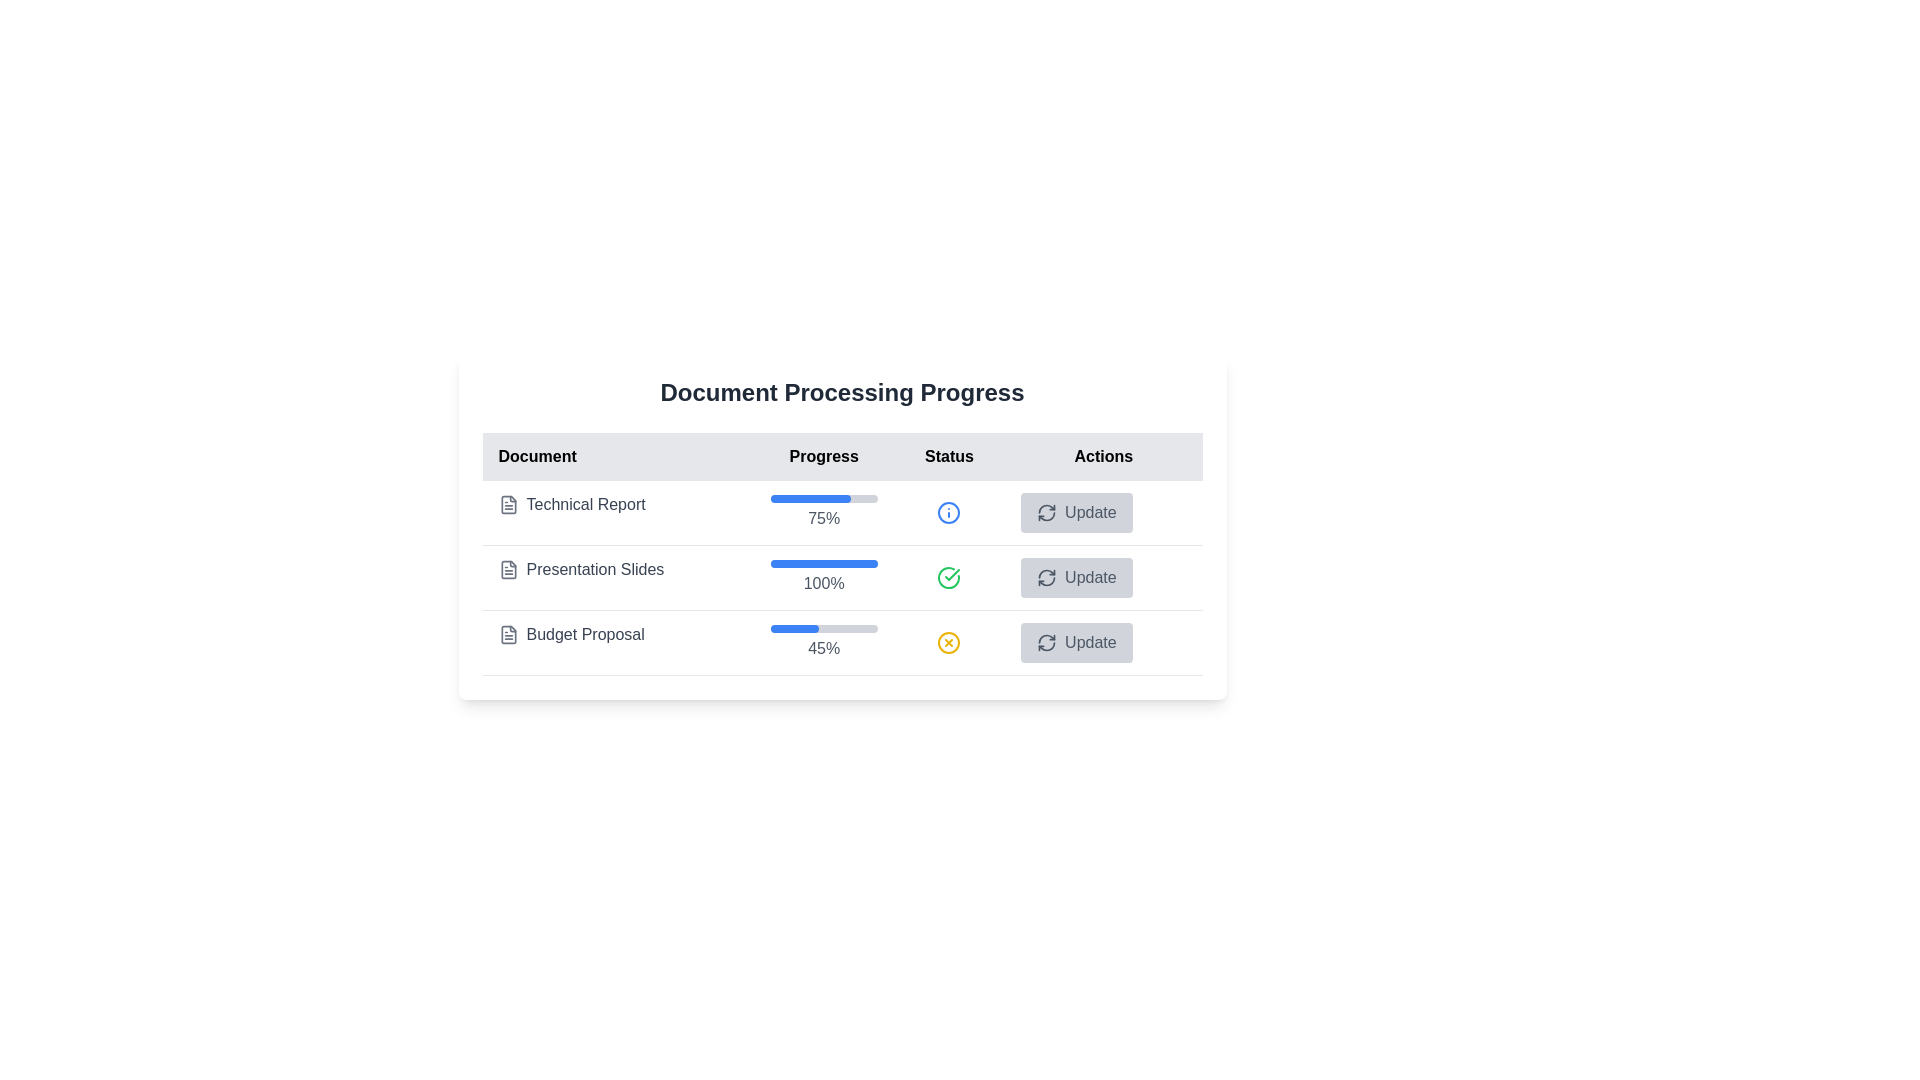 The height and width of the screenshot is (1080, 1920). Describe the element at coordinates (842, 578) in the screenshot. I see `the progress indicator with text that shows the processing of the 'Presentation Slides' document is 100% complete, located in the second row of the document table` at that location.